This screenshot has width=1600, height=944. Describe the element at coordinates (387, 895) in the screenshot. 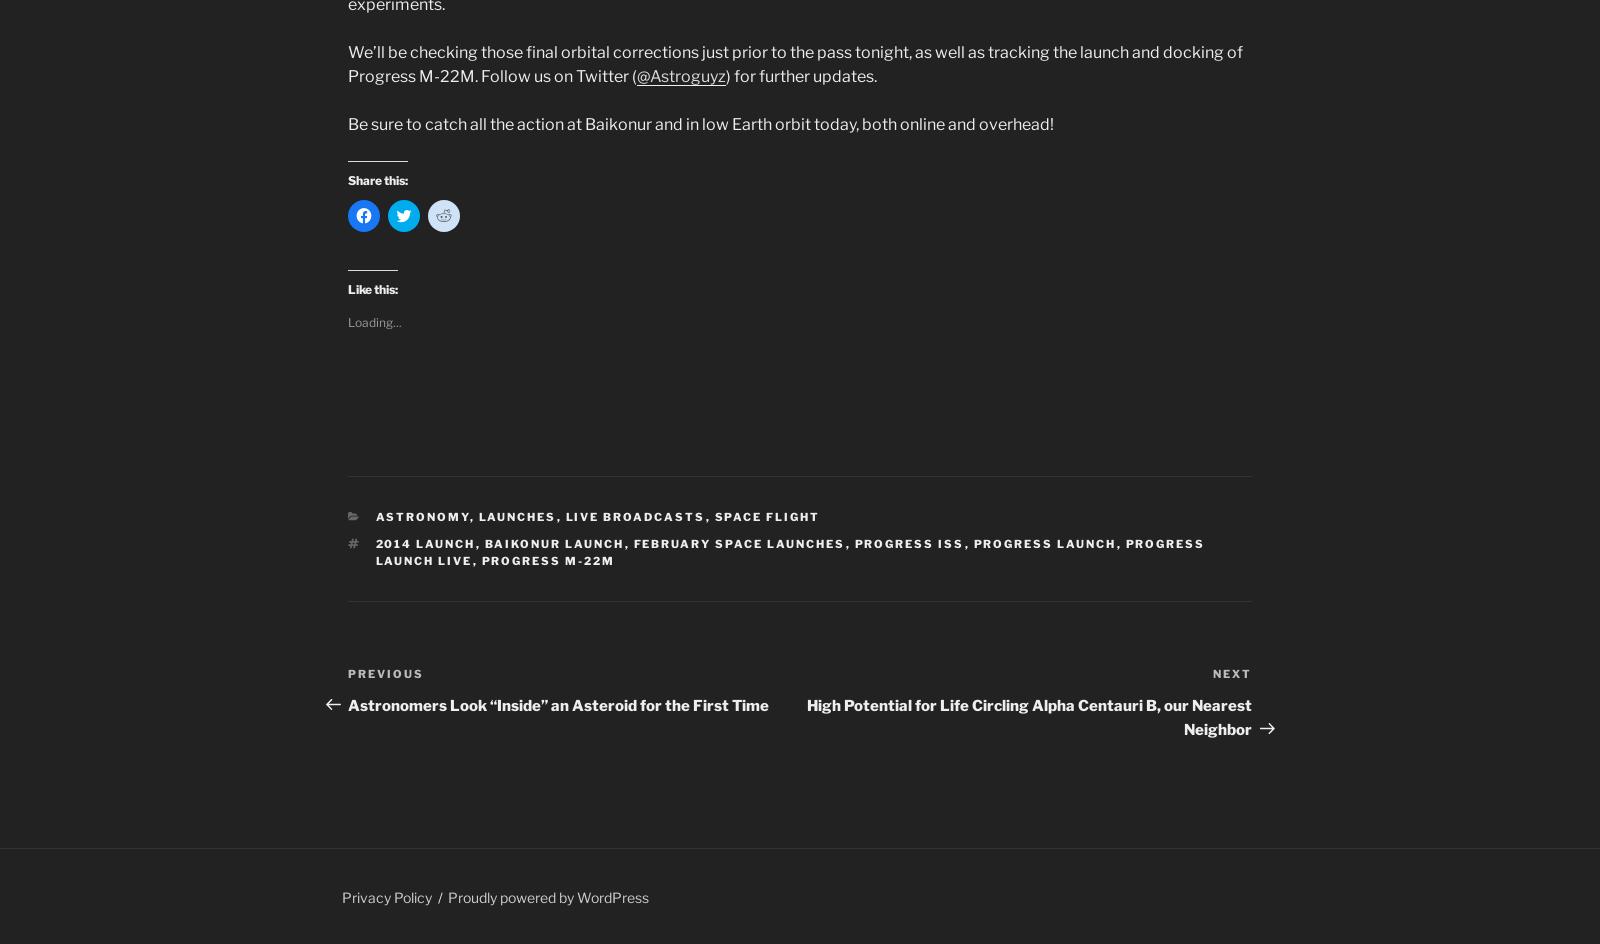

I see `'Privacy Policy'` at that location.